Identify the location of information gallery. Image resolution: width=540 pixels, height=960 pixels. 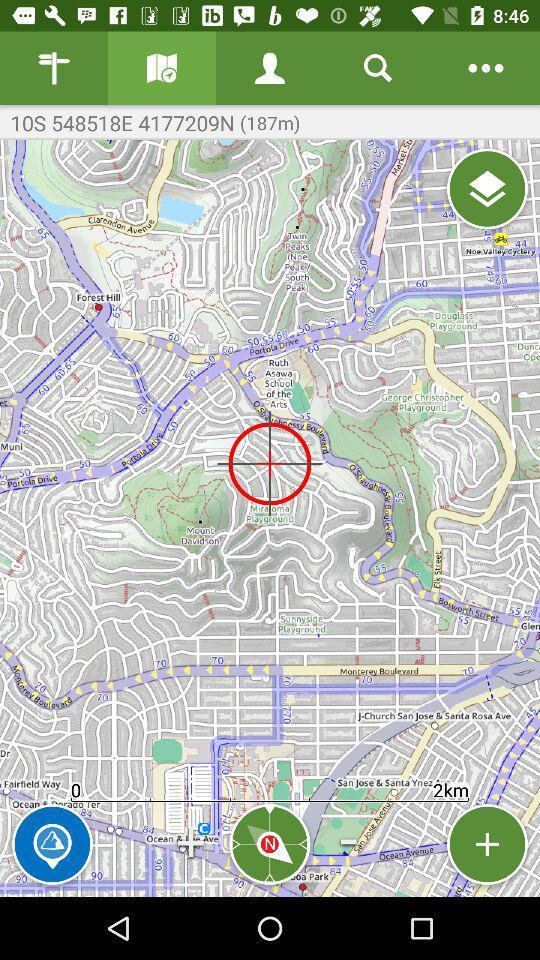
(161, 68).